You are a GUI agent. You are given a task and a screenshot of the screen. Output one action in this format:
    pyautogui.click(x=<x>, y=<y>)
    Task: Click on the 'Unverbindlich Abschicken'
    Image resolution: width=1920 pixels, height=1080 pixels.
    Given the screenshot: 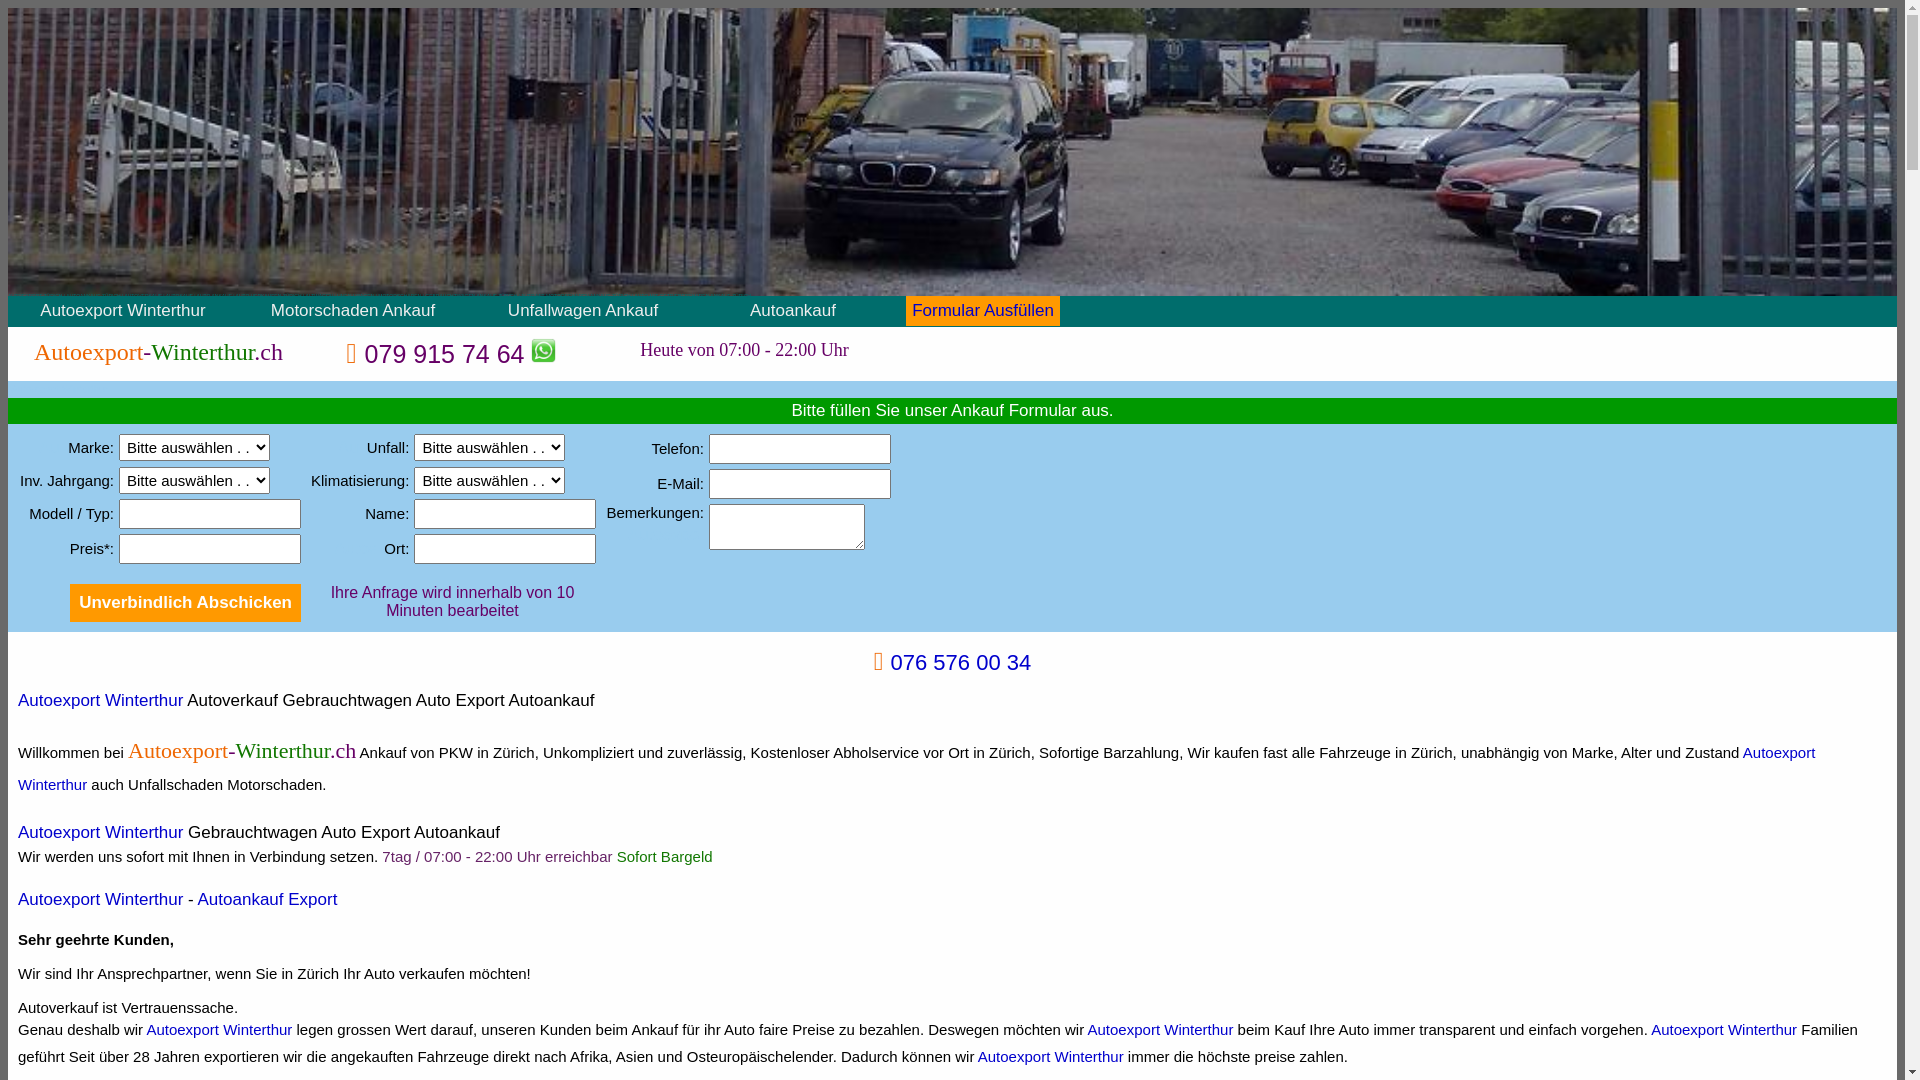 What is the action you would take?
    pyautogui.click(x=70, y=601)
    